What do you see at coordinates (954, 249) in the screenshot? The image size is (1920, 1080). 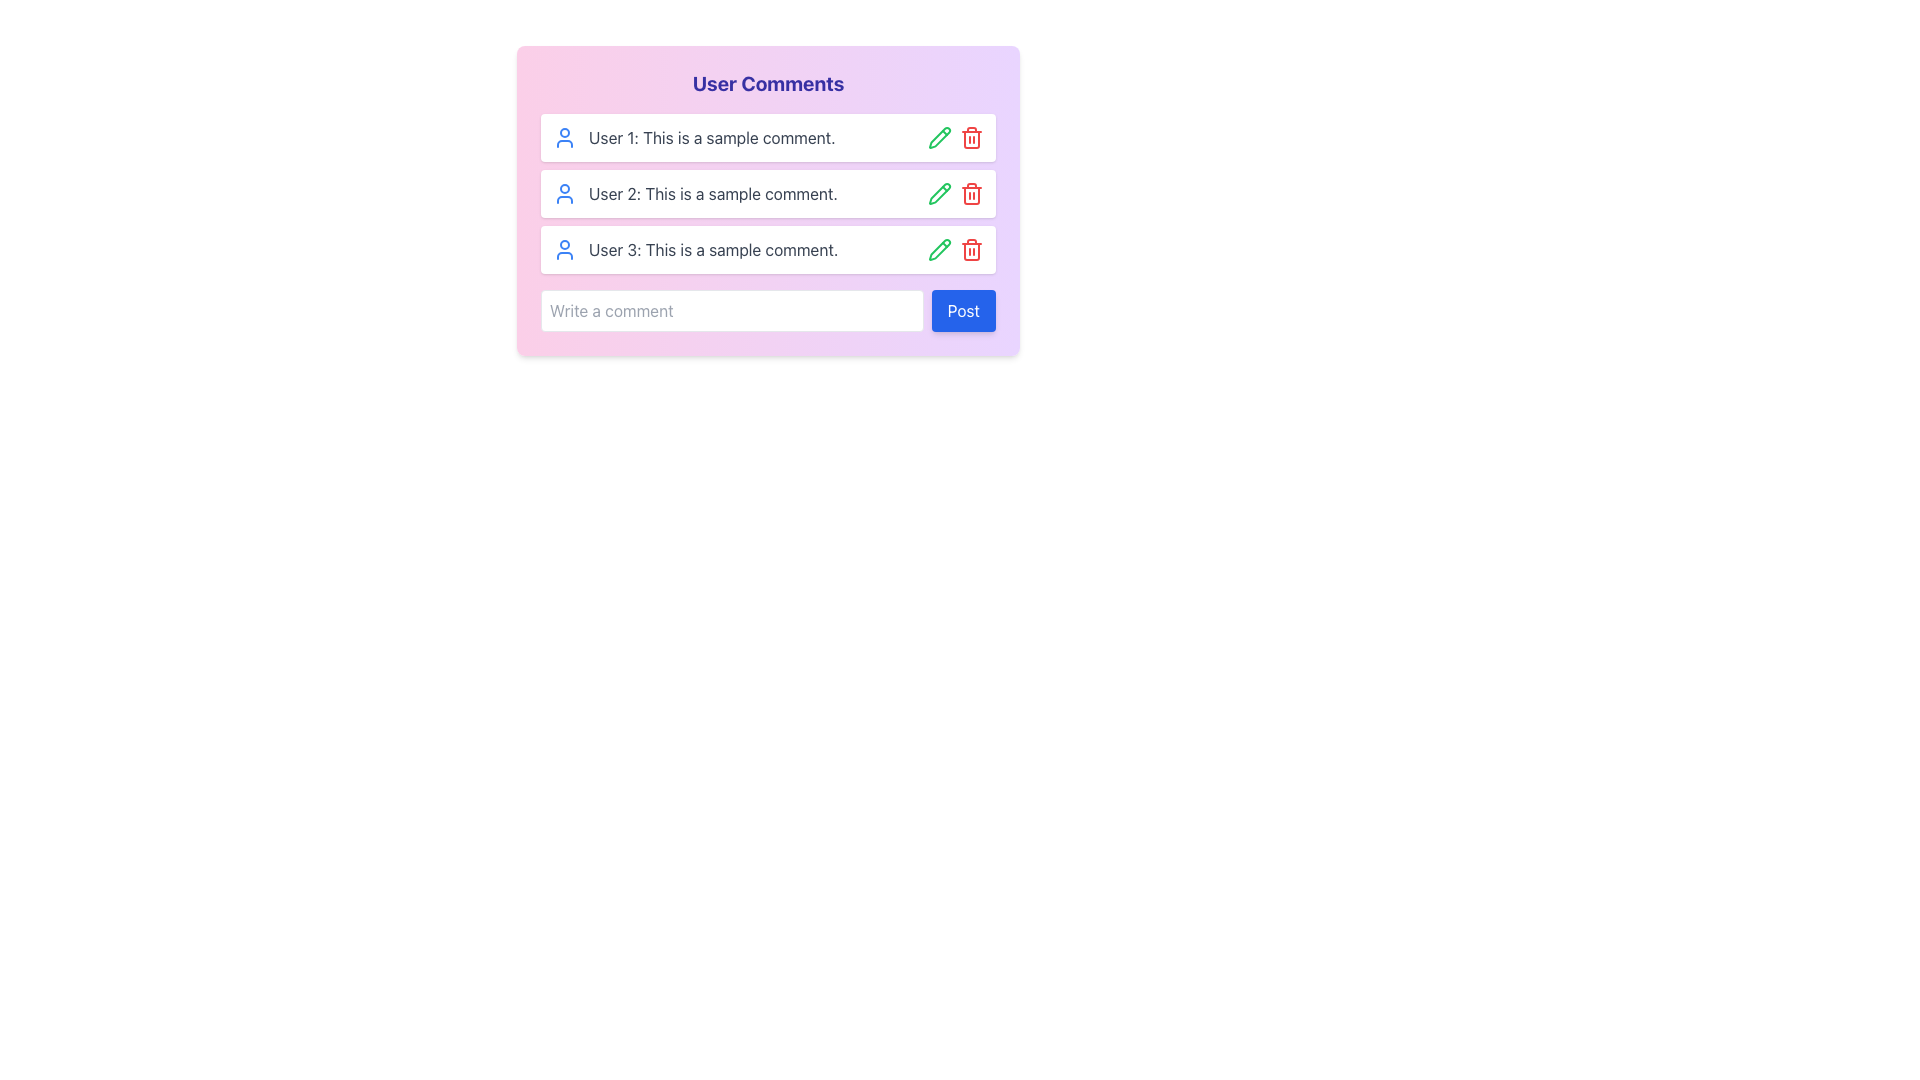 I see `the red delete icon located at the far right of the comment labeled 'User 3: This is a sample comment.'` at bounding box center [954, 249].